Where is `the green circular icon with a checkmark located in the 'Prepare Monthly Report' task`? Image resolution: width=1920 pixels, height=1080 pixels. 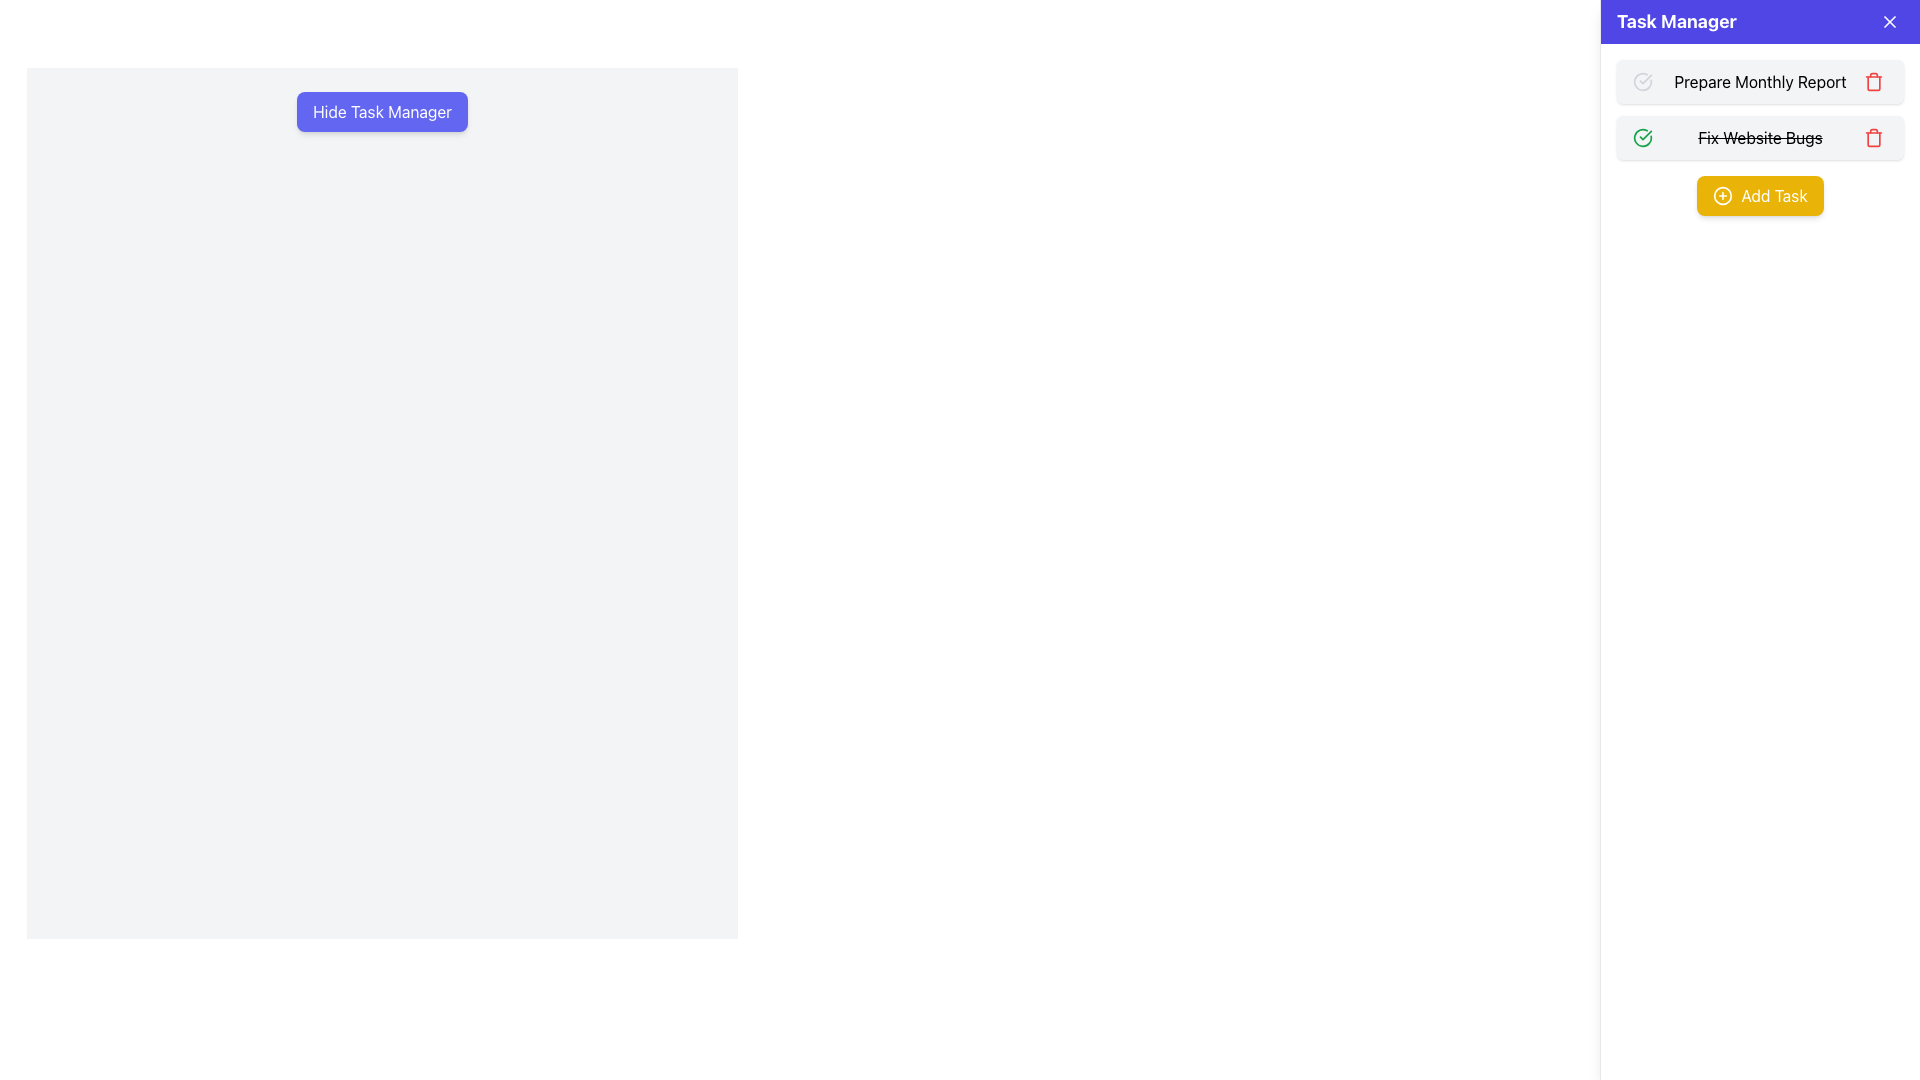
the green circular icon with a checkmark located in the 'Prepare Monthly Report' task is located at coordinates (1642, 80).